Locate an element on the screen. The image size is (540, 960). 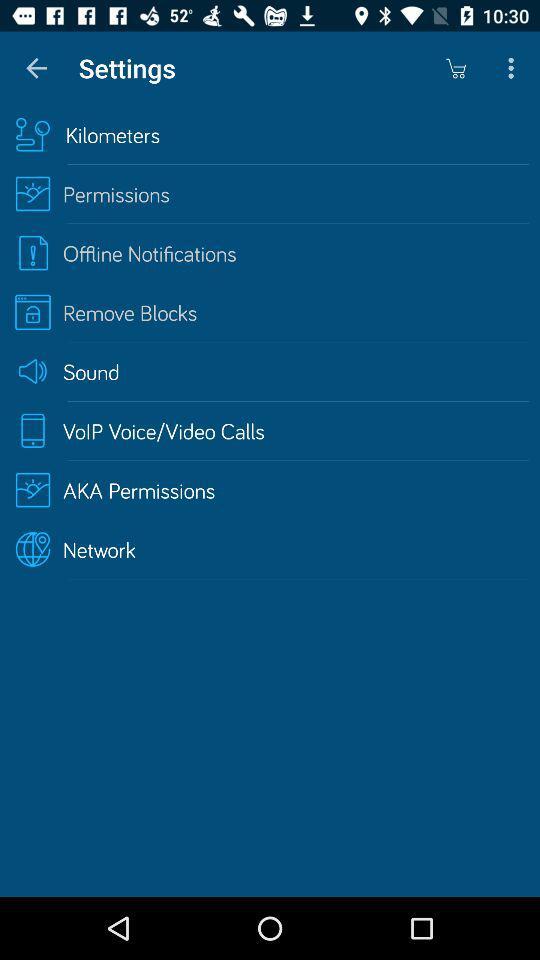
app to the right of settings icon is located at coordinates (455, 68).